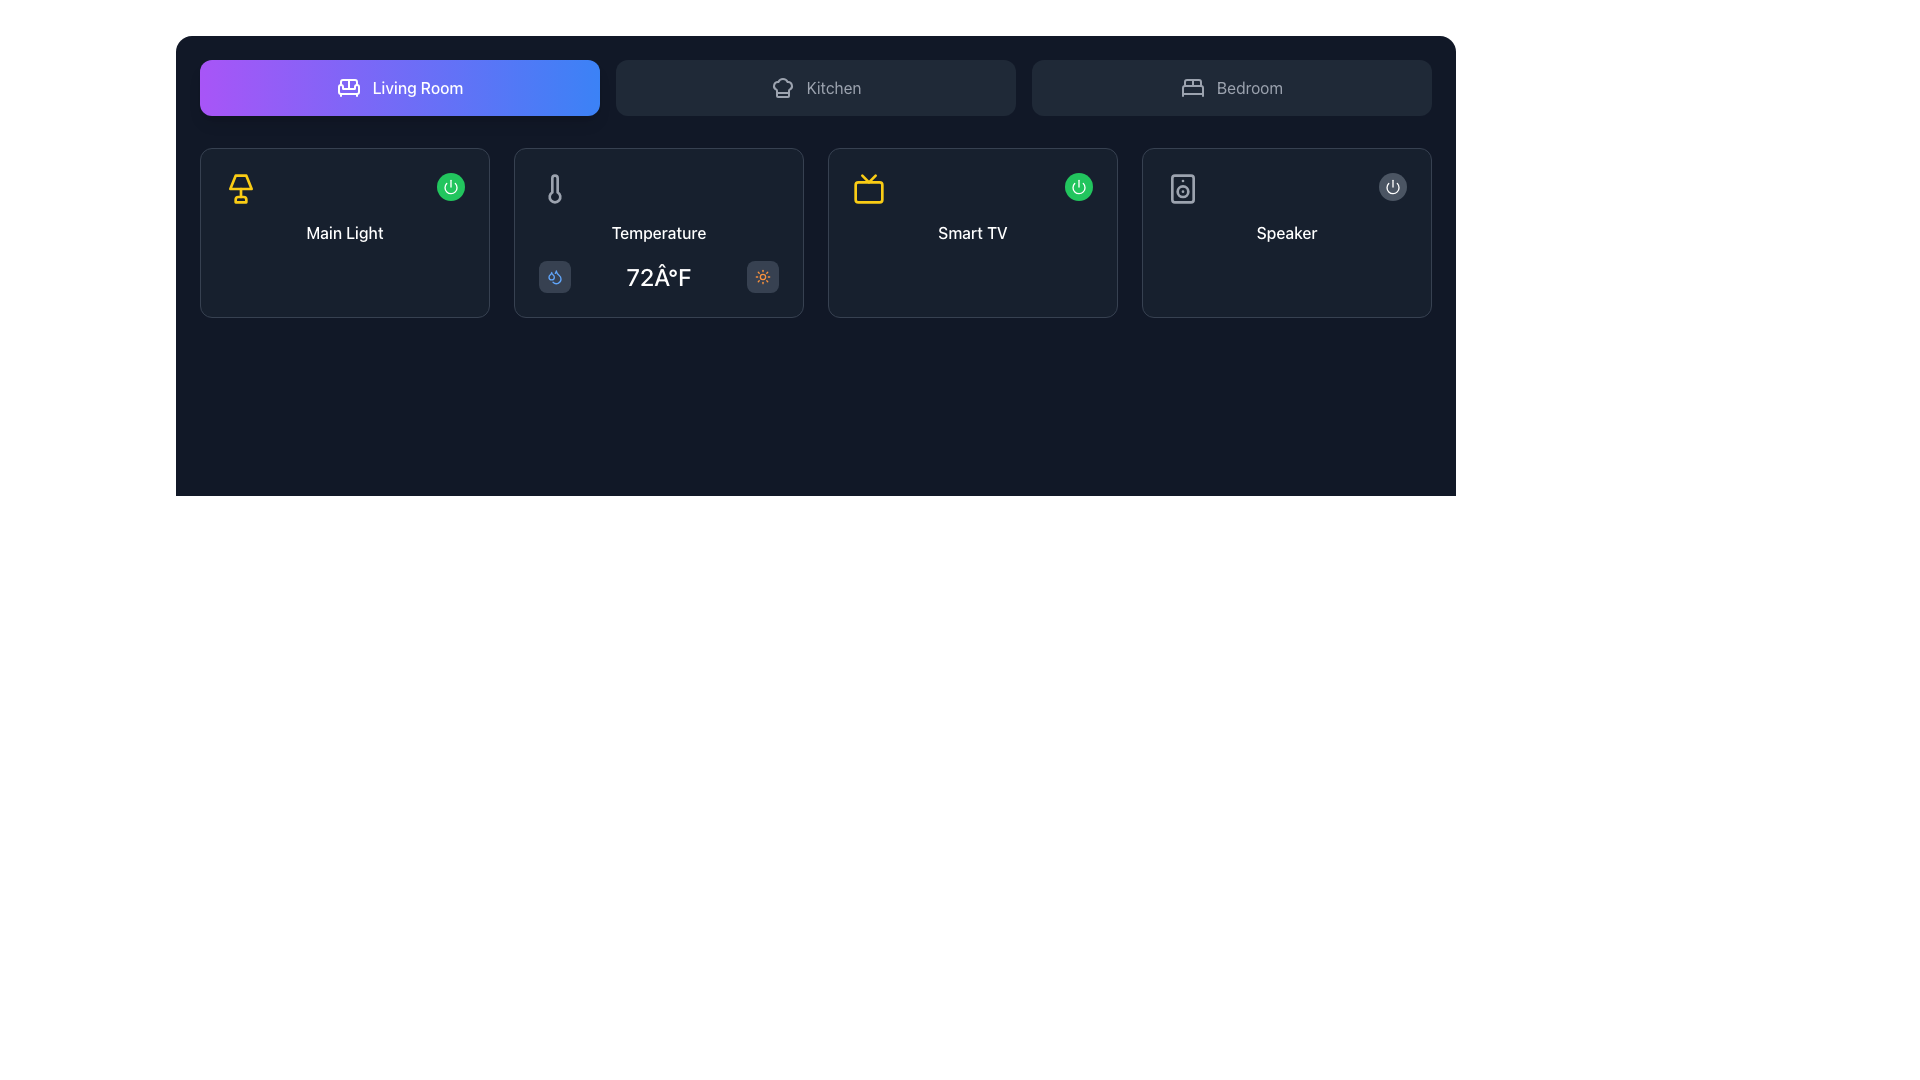  Describe the element at coordinates (1391, 186) in the screenshot. I see `the circular gray button with a white power icon at its center, located at the top-right corner of the 'Speaker' card` at that location.